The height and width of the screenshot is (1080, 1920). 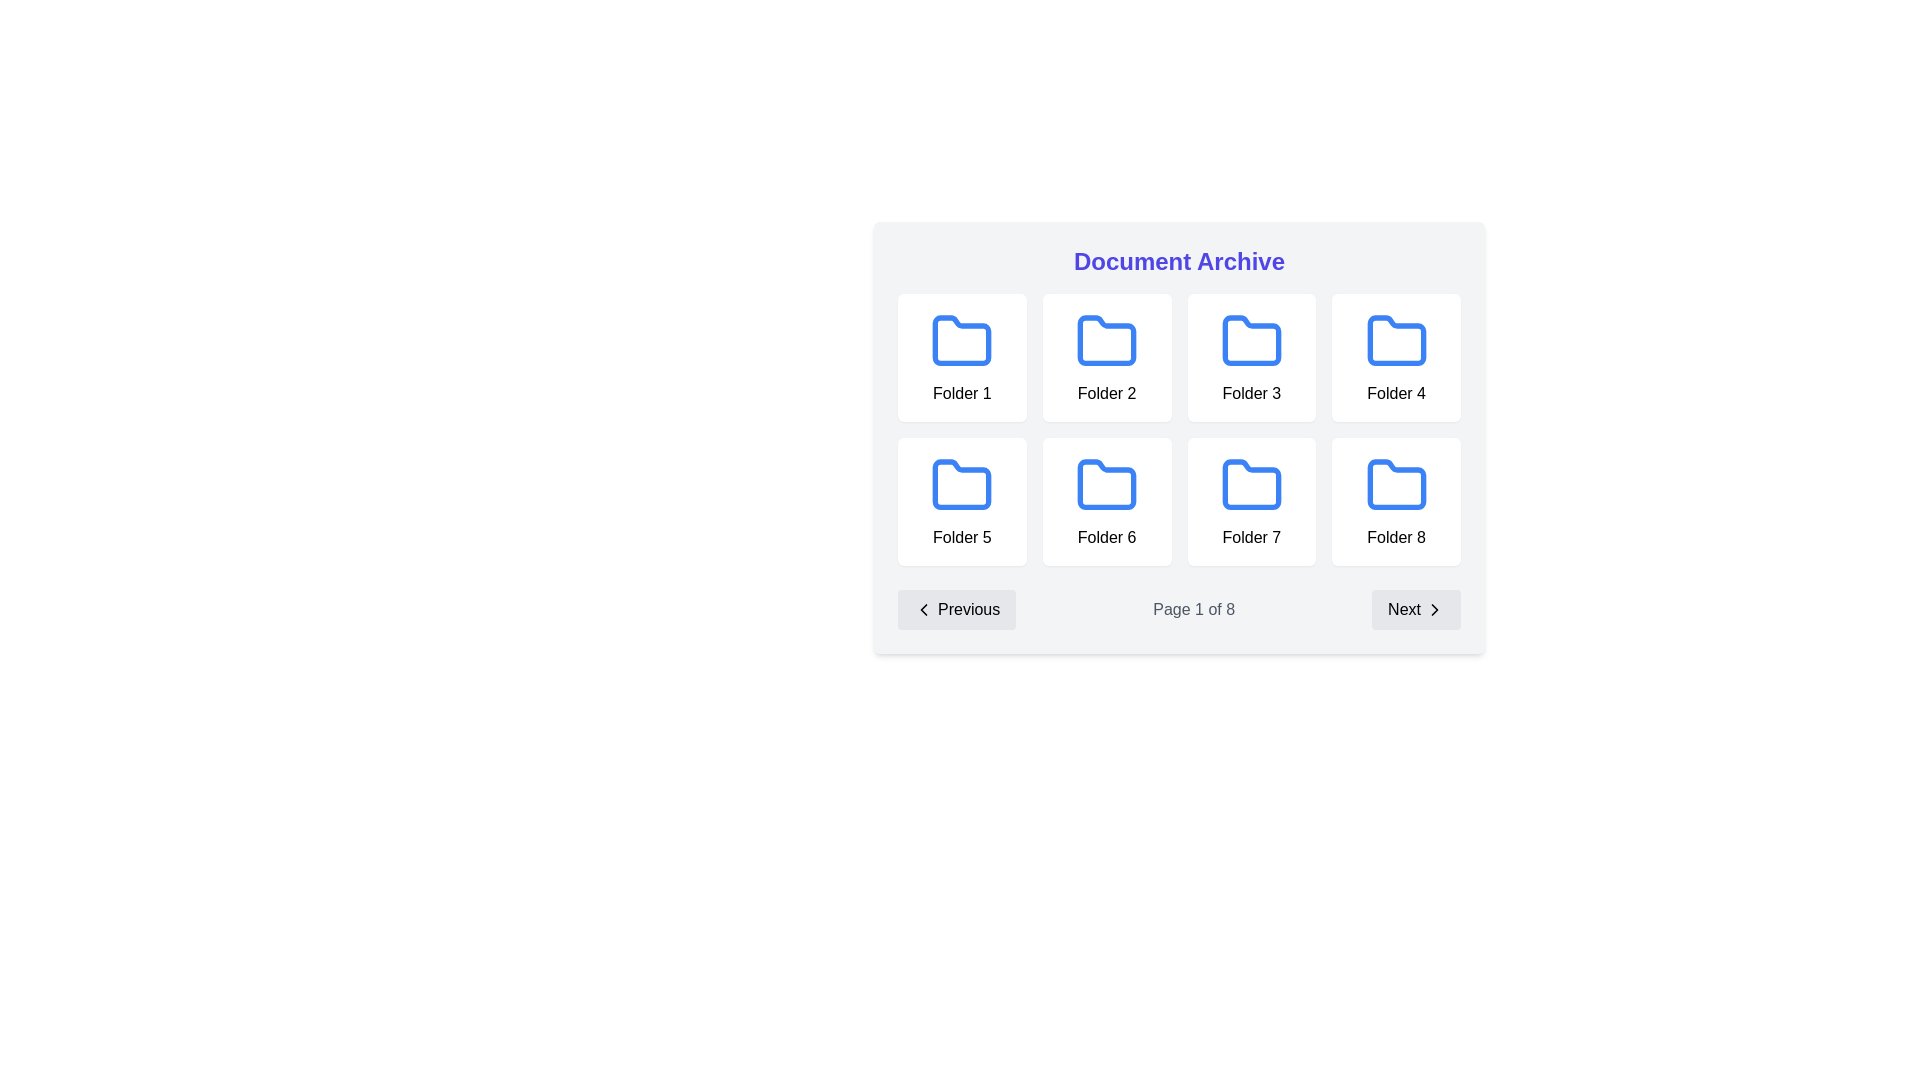 I want to click on the 'Previous' button with a leftward-chevron icon, so click(x=956, y=608).